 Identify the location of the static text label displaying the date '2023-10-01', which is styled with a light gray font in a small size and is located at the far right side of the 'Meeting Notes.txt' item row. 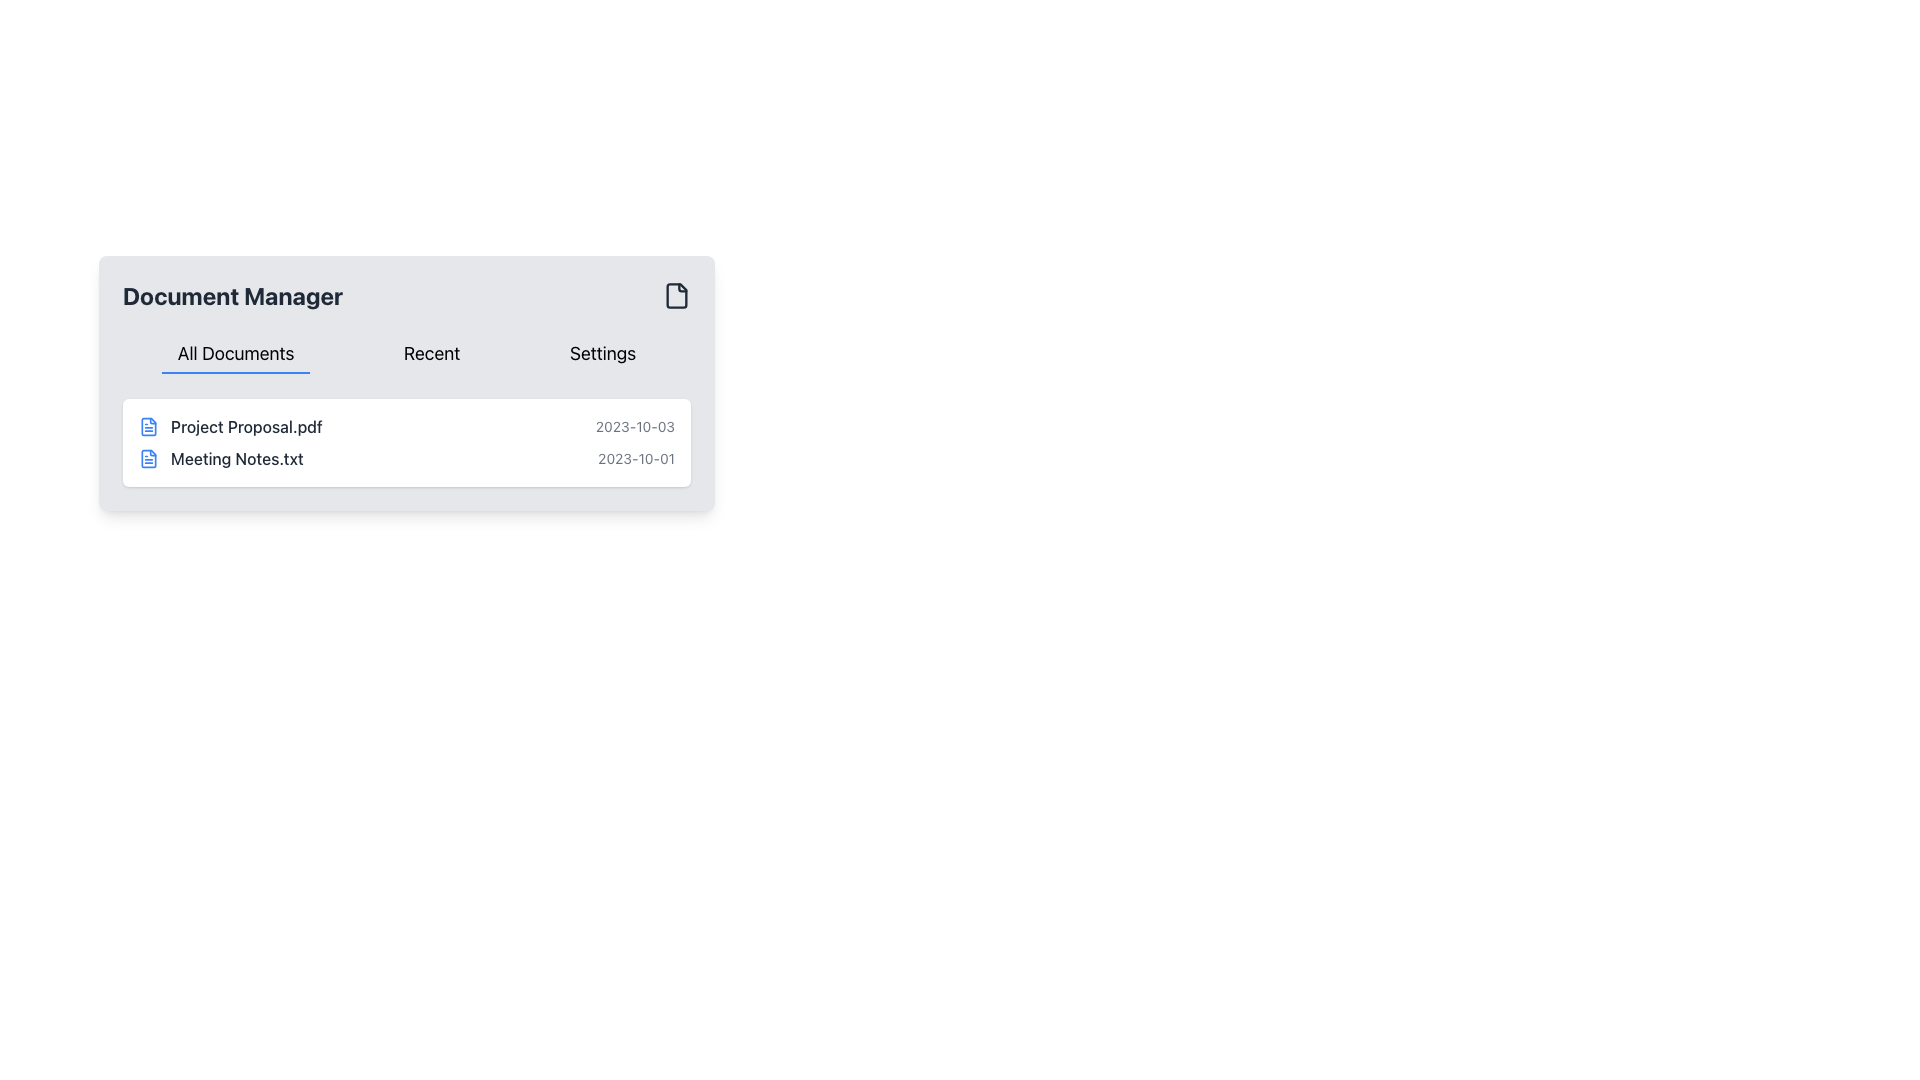
(635, 459).